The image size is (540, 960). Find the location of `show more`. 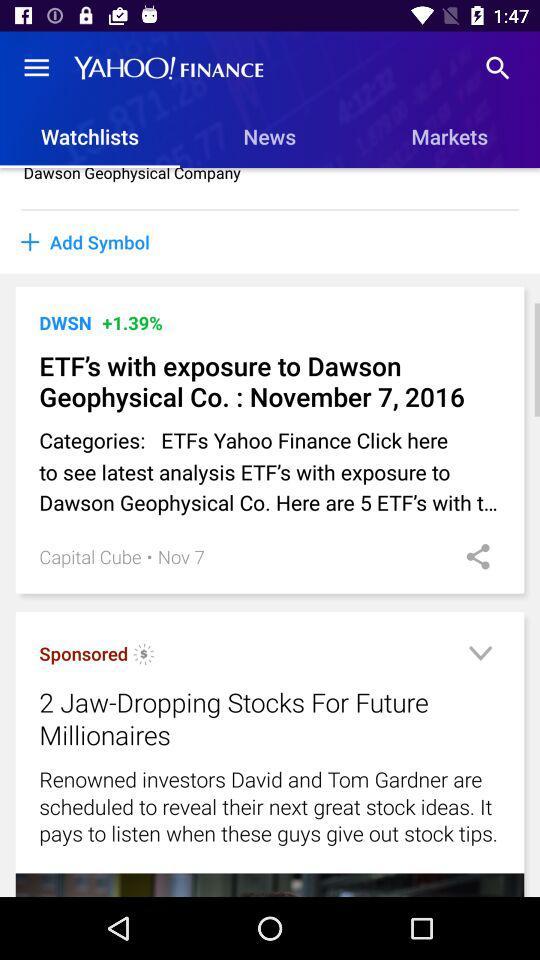

show more is located at coordinates (479, 655).